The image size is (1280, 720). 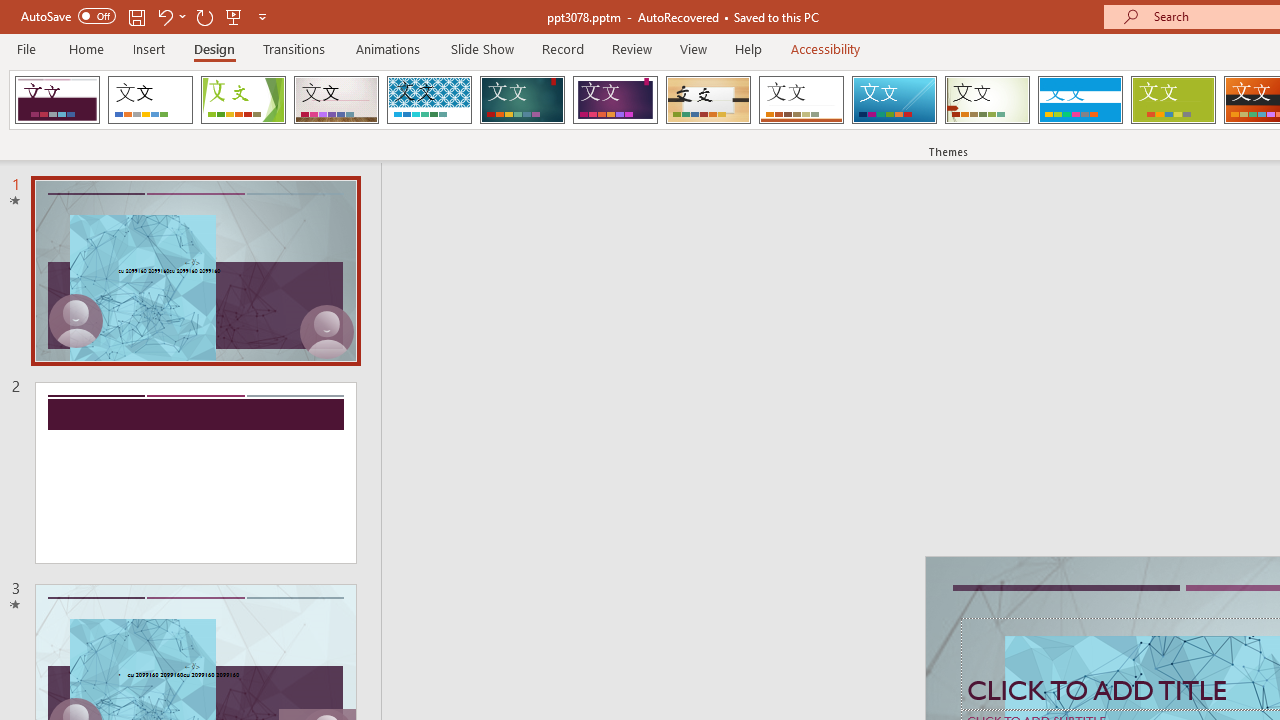 I want to click on 'Facet', so click(x=242, y=100).